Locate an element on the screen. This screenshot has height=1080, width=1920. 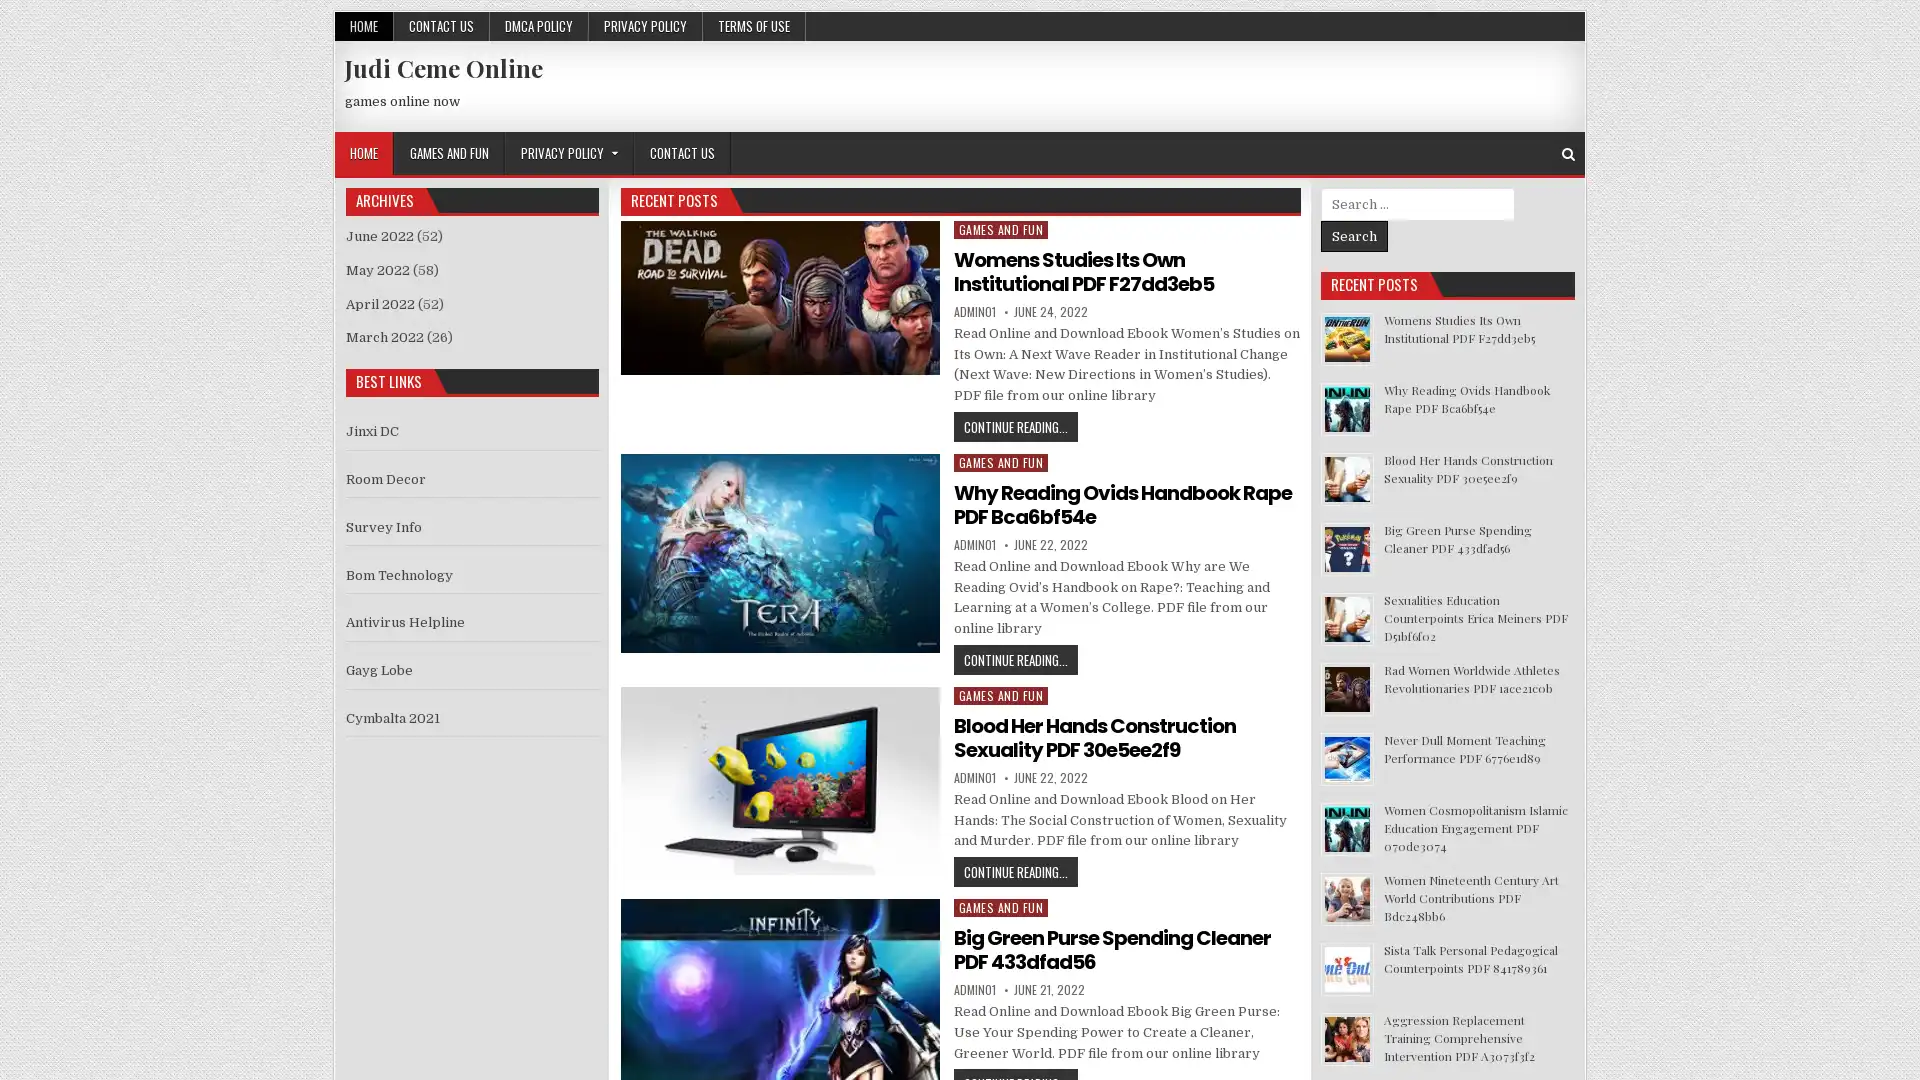
Search is located at coordinates (1354, 235).